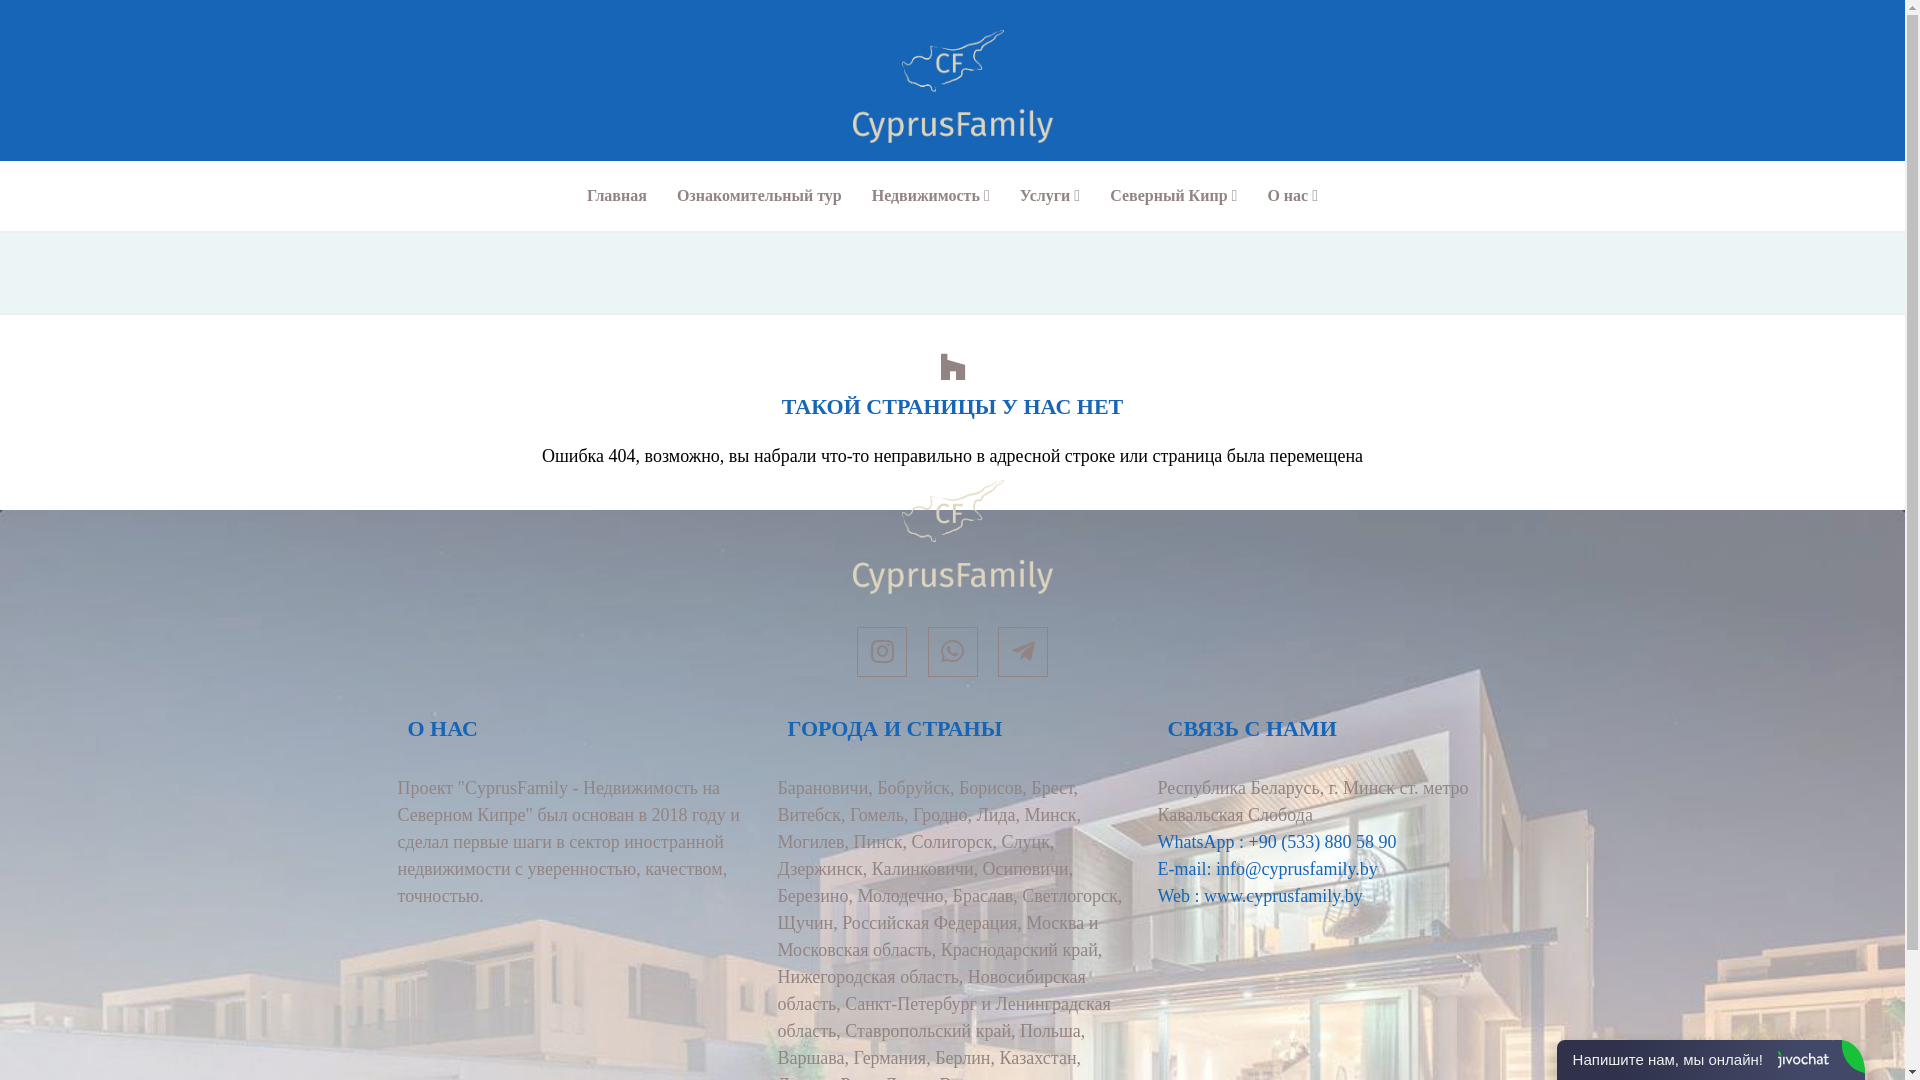 The width and height of the screenshot is (1920, 1080). Describe the element at coordinates (1266, 867) in the screenshot. I see `'E-mail: info@cyprusfamily.by'` at that location.